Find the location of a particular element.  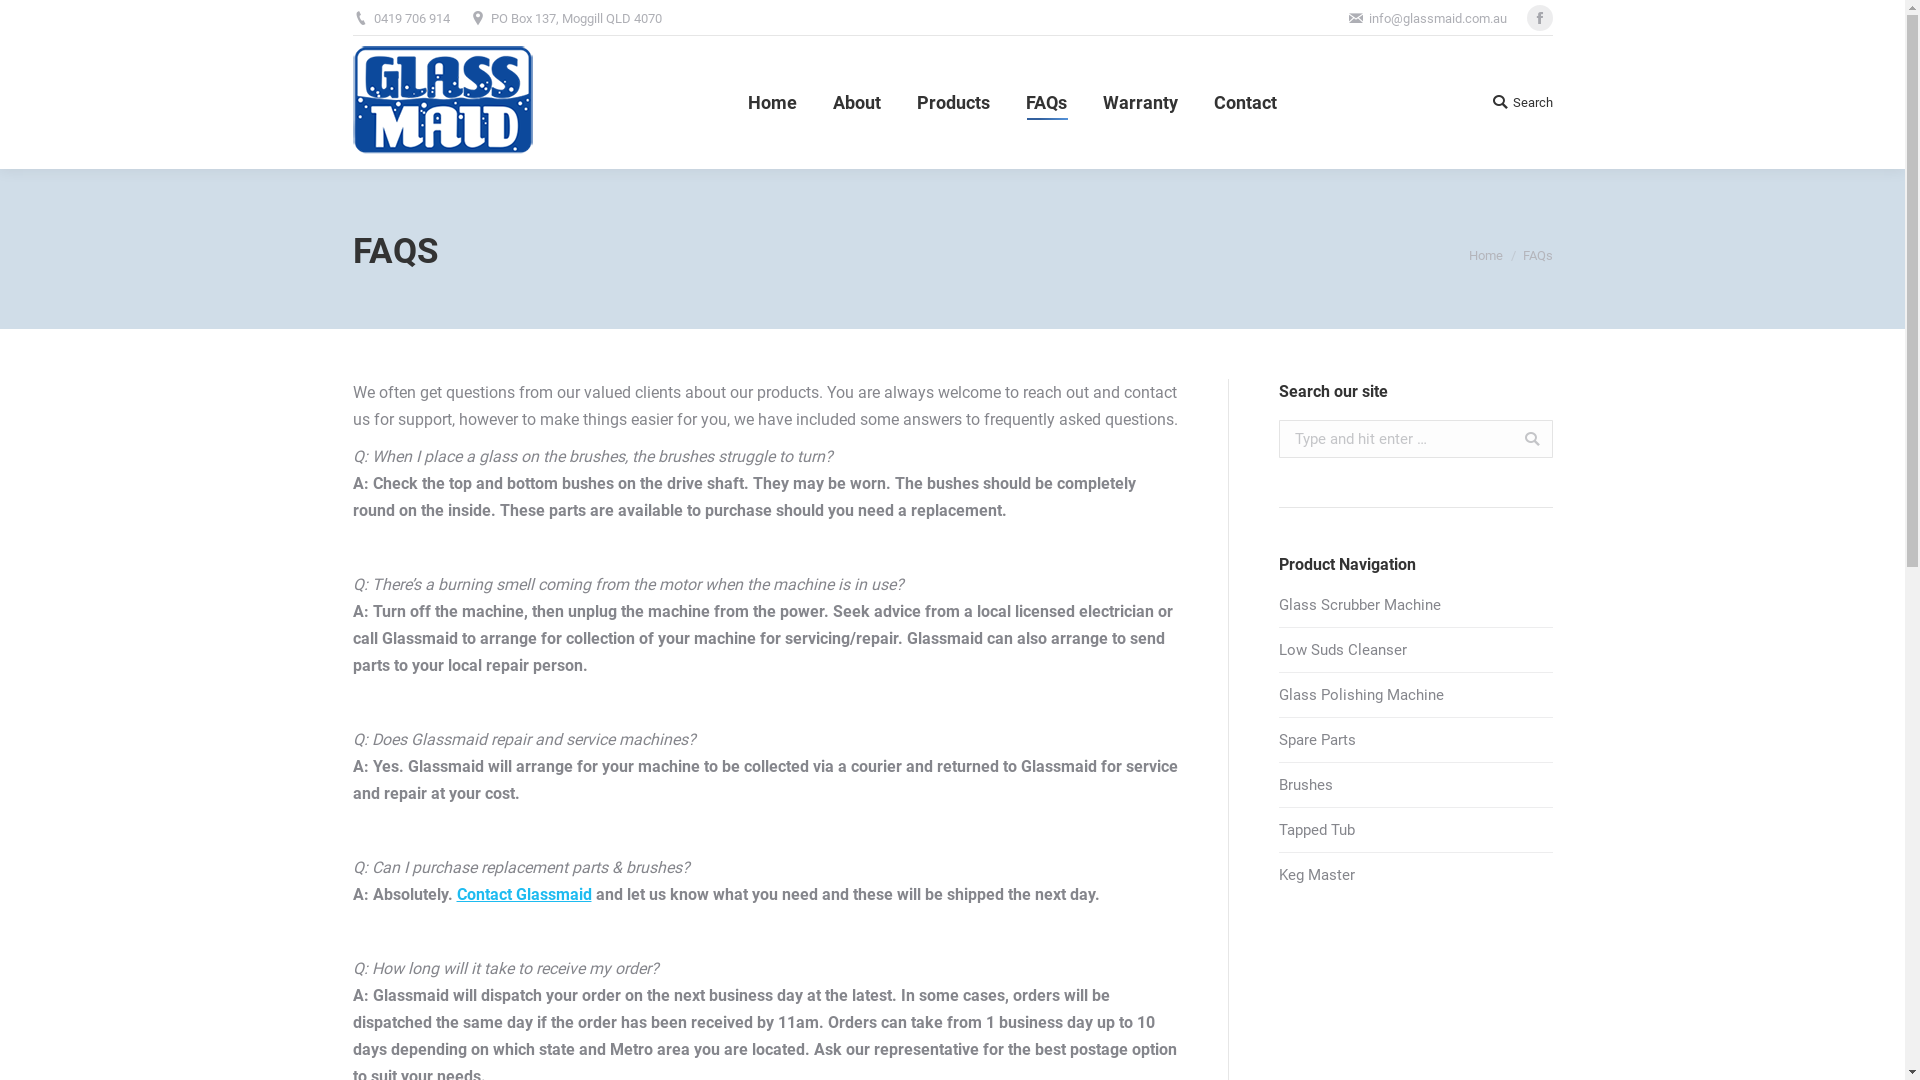

'Facebook' is located at coordinates (1538, 18).